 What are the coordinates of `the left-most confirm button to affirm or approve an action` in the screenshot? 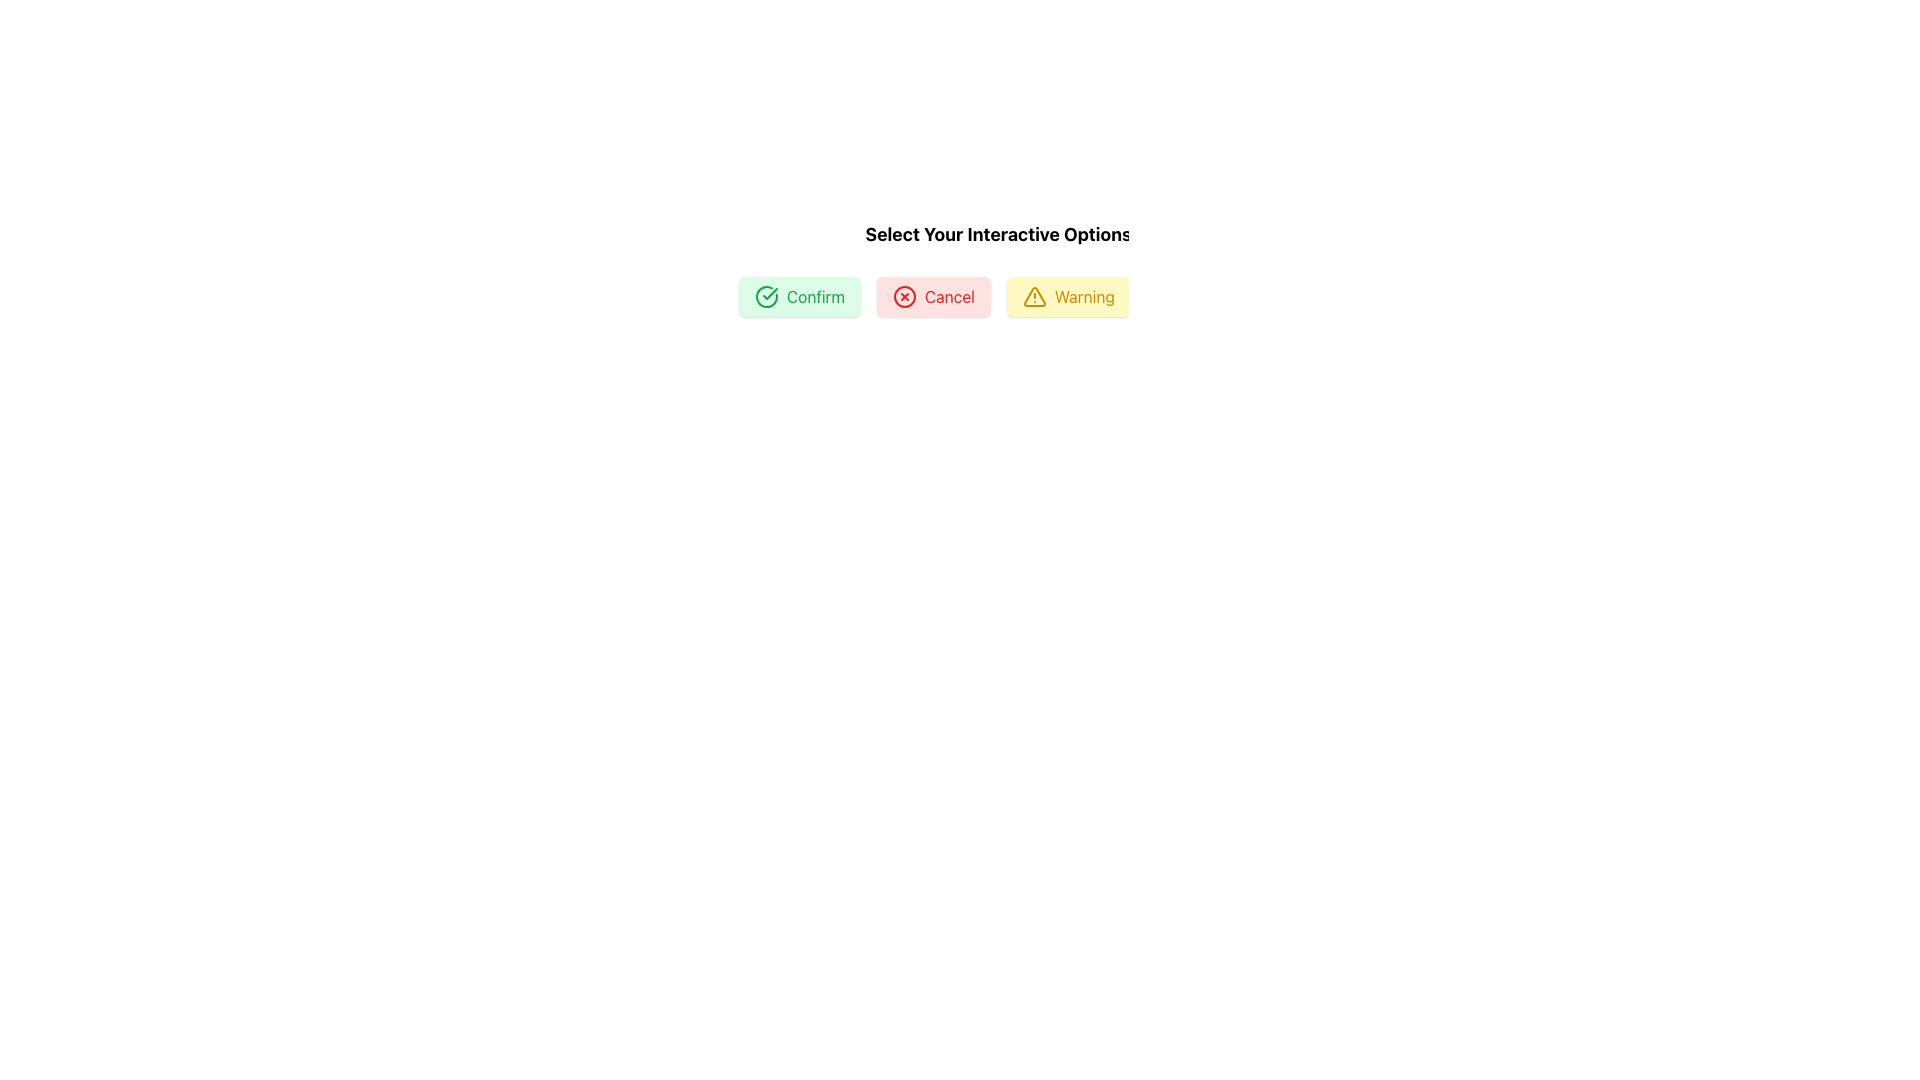 It's located at (800, 297).